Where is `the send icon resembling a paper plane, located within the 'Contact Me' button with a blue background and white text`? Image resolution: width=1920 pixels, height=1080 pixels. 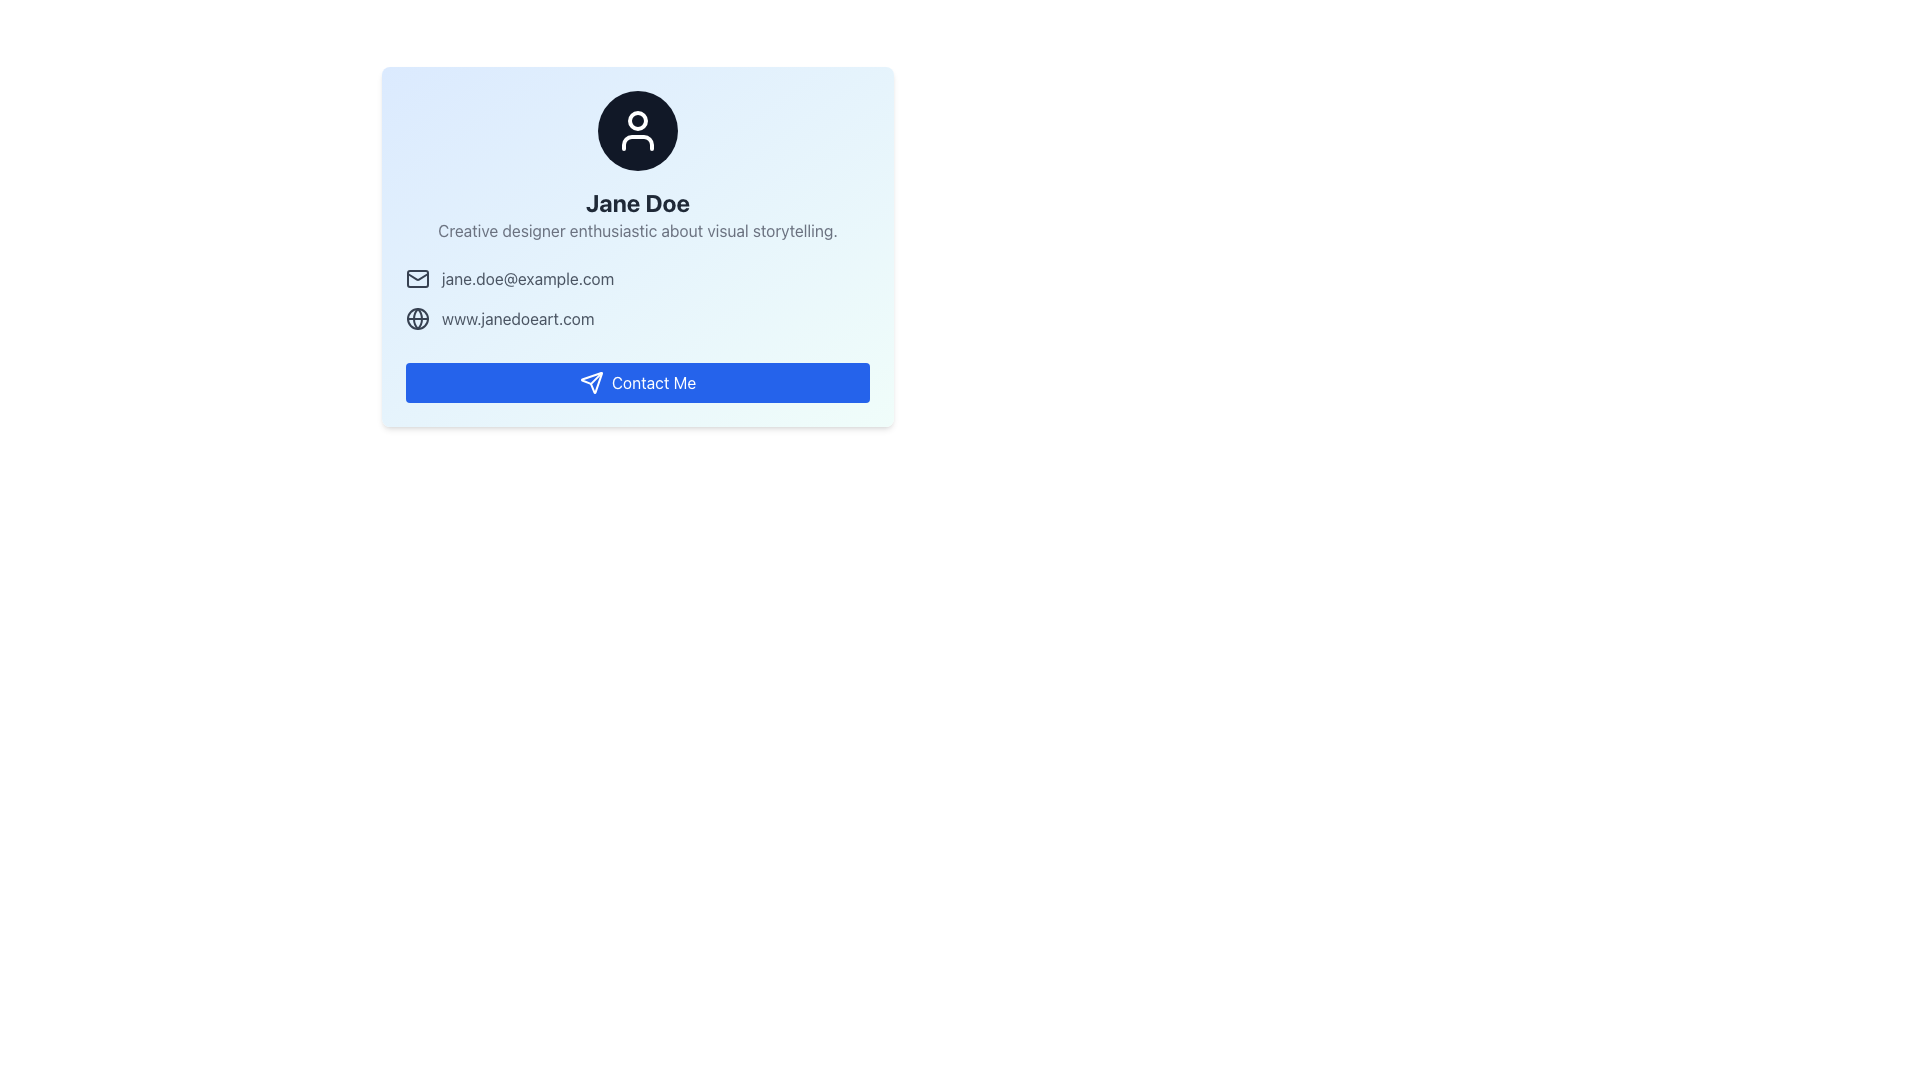 the send icon resembling a paper plane, located within the 'Contact Me' button with a blue background and white text is located at coordinates (590, 382).